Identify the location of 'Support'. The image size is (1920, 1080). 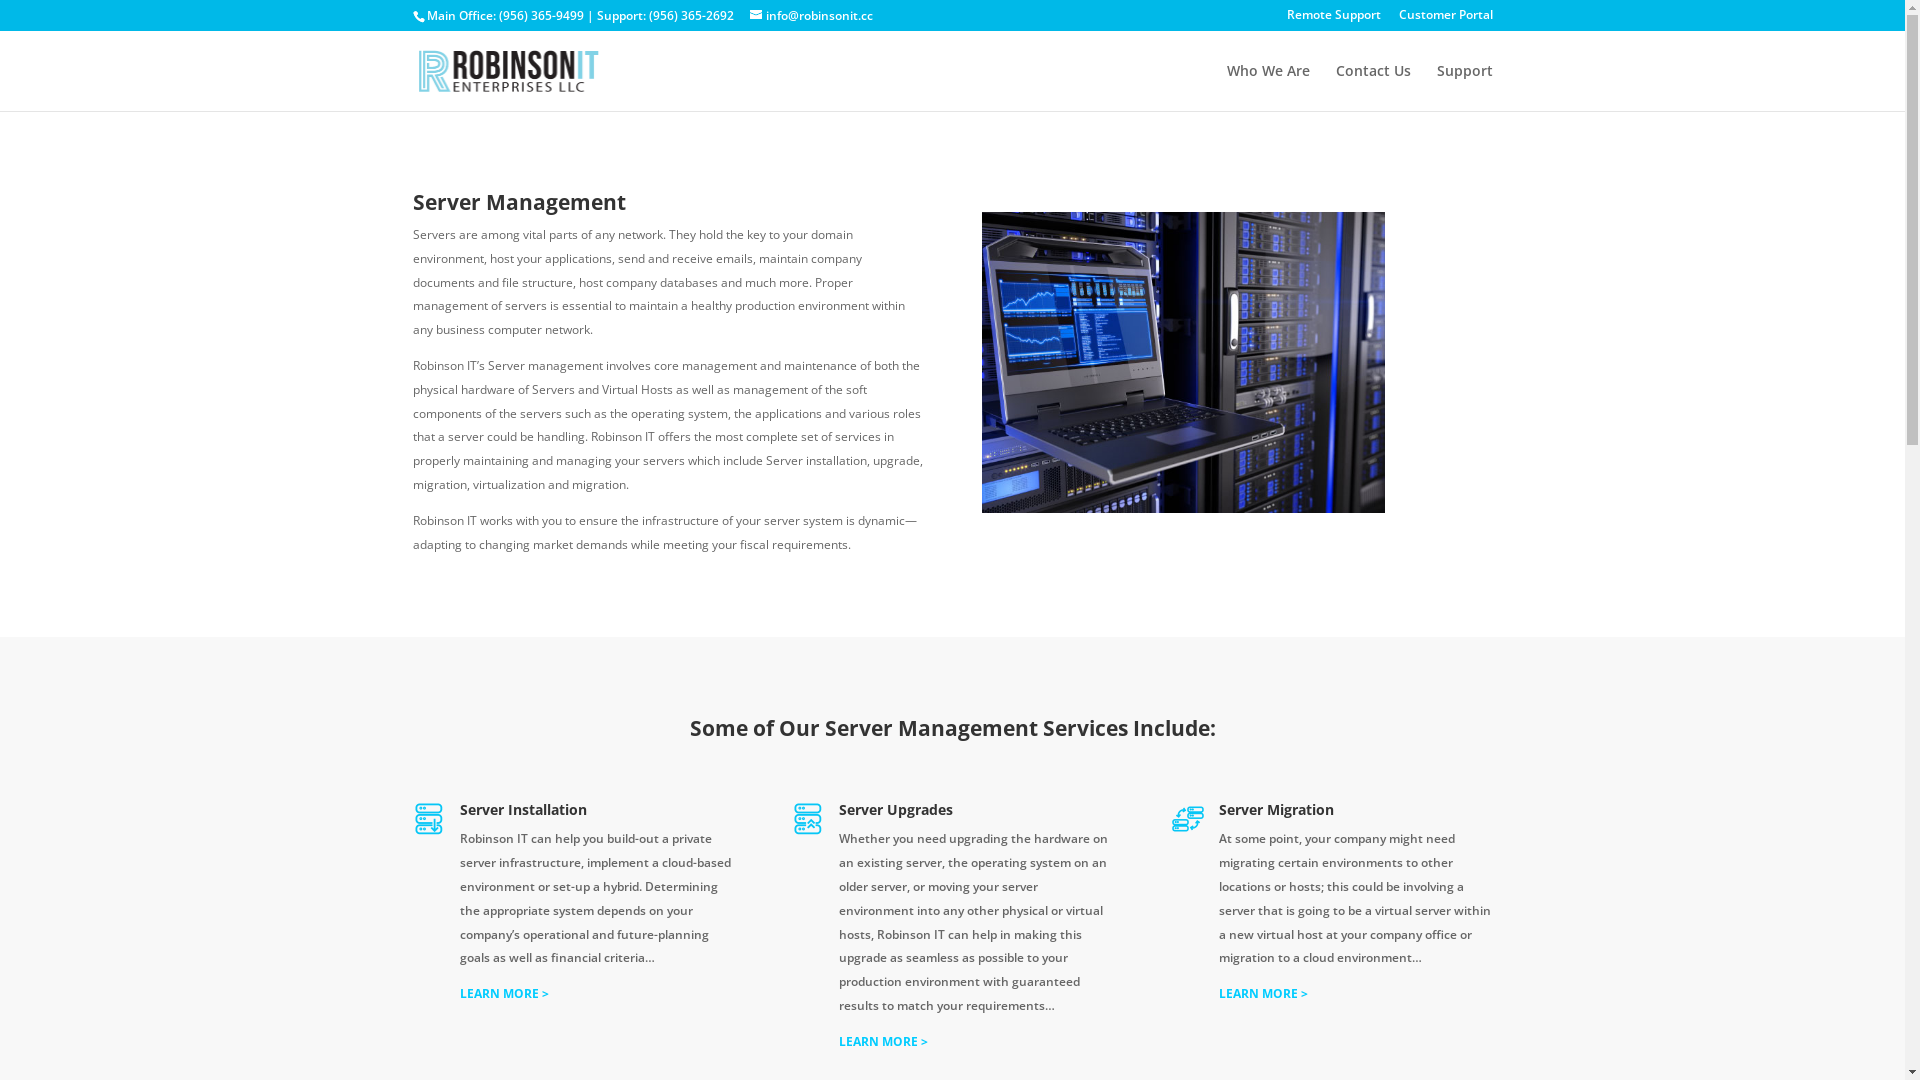
(1464, 86).